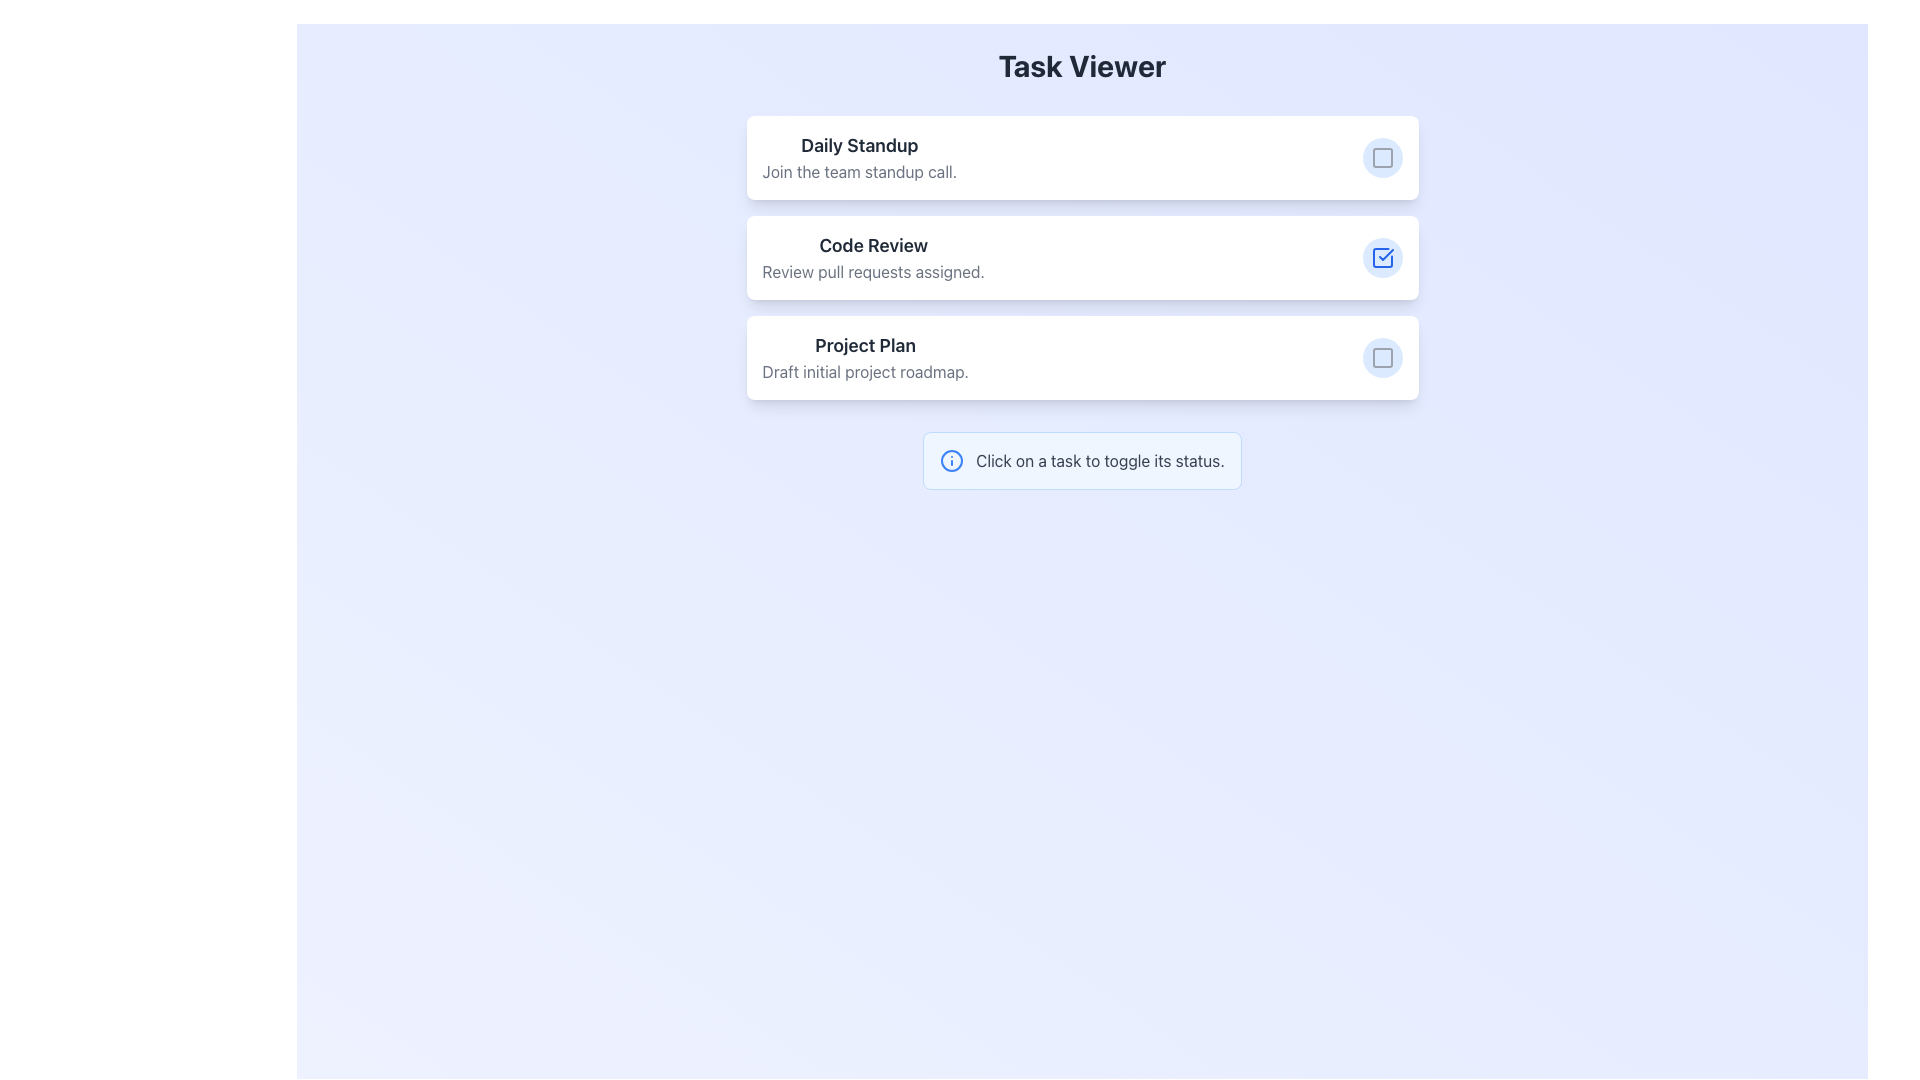  Describe the element at coordinates (873, 272) in the screenshot. I see `the static text label that provides additional details regarding the 'Code Review' task, located below the bold heading in the middle task box` at that location.